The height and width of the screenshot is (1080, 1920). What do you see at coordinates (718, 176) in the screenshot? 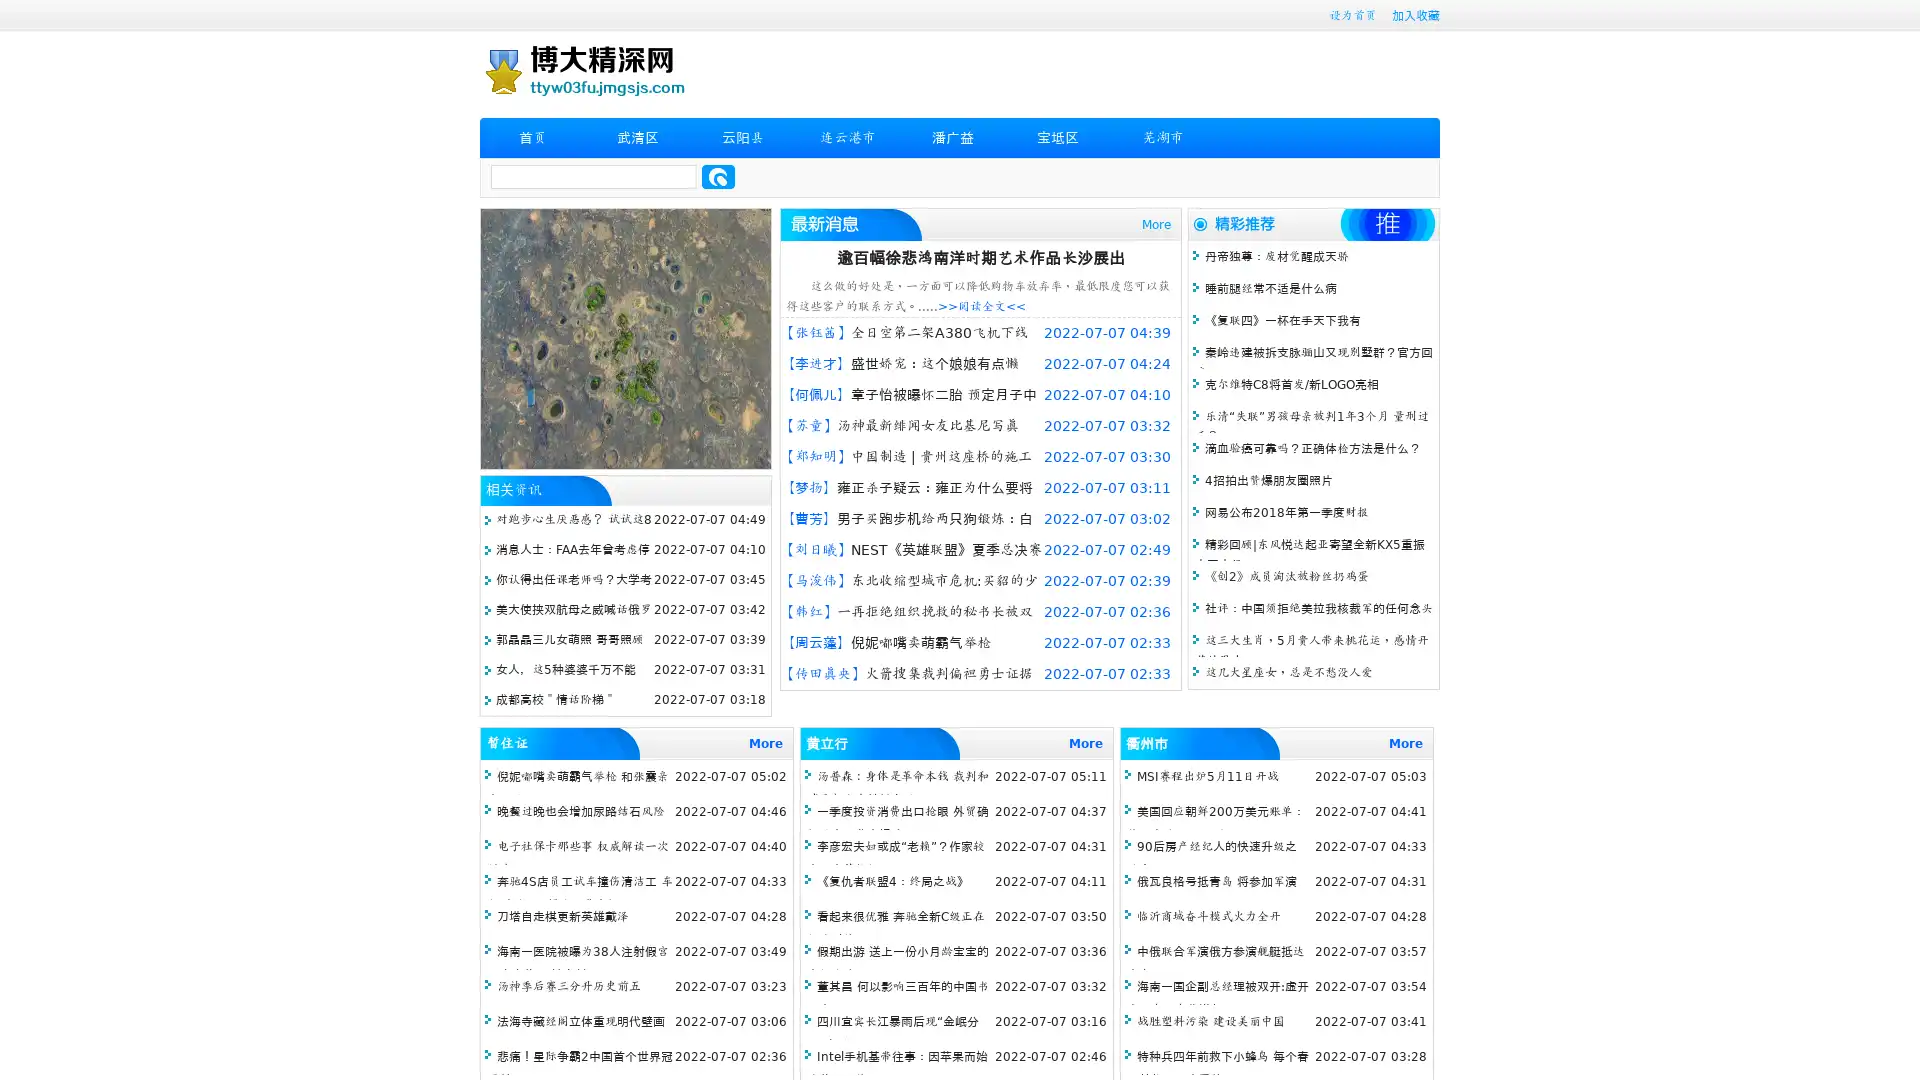
I see `Search` at bounding box center [718, 176].